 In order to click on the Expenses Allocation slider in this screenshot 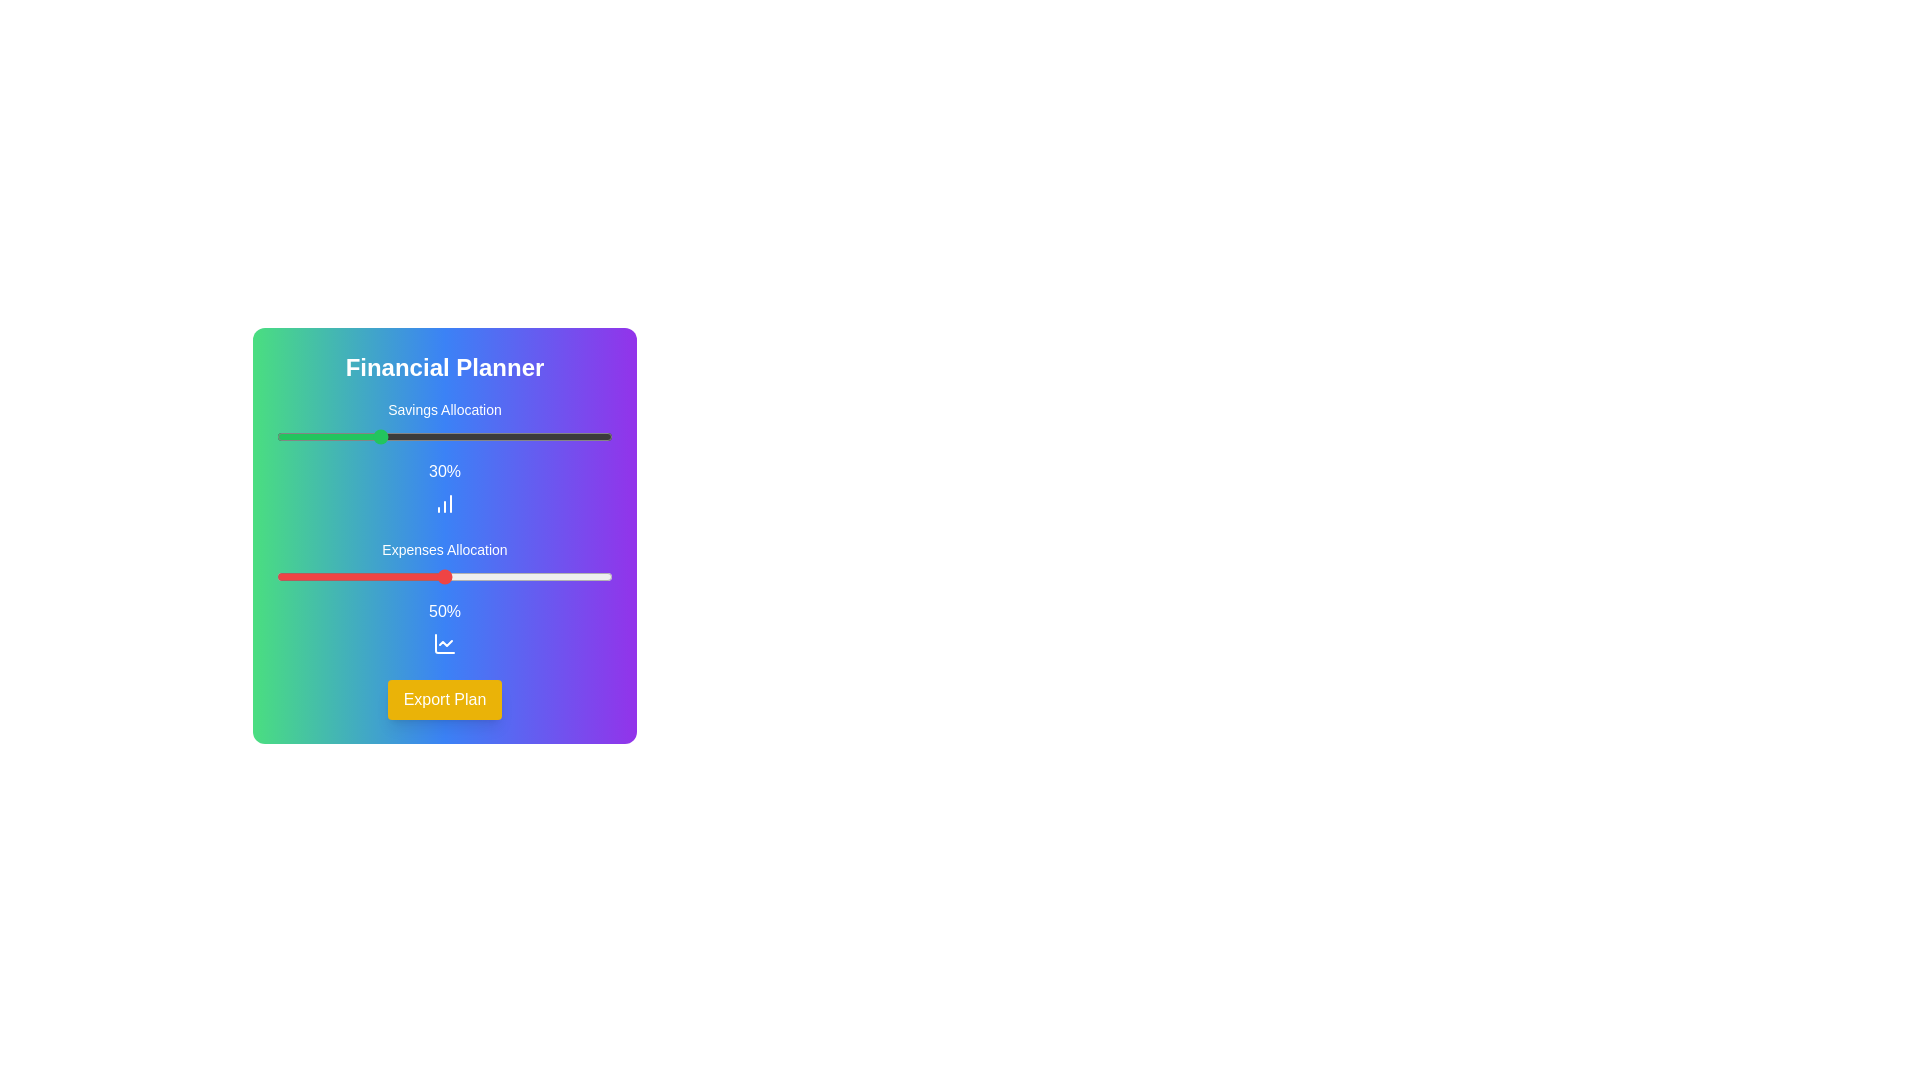, I will do `click(282, 577)`.